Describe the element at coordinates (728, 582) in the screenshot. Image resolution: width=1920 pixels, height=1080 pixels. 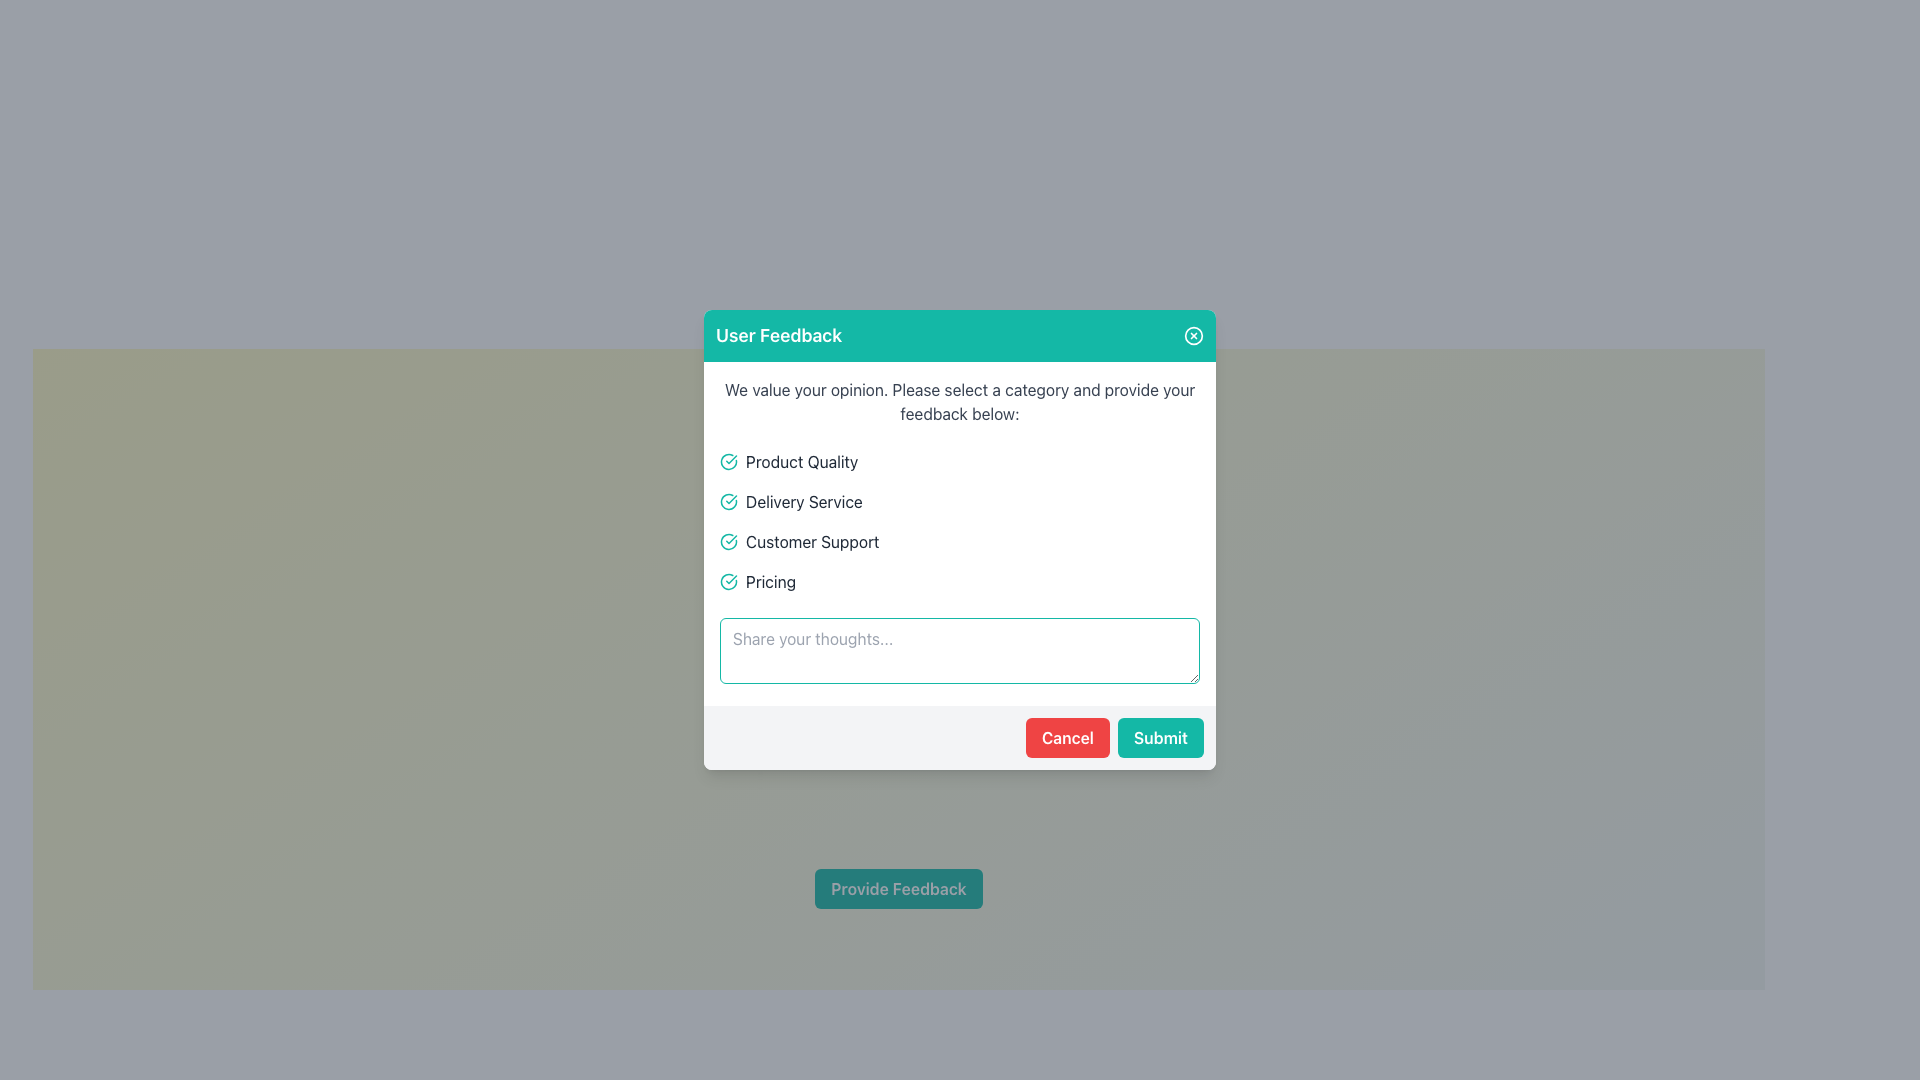
I see `the icon indicating the selection state of the 'Pricing' option in the feedback form, confirming its selected status` at that location.